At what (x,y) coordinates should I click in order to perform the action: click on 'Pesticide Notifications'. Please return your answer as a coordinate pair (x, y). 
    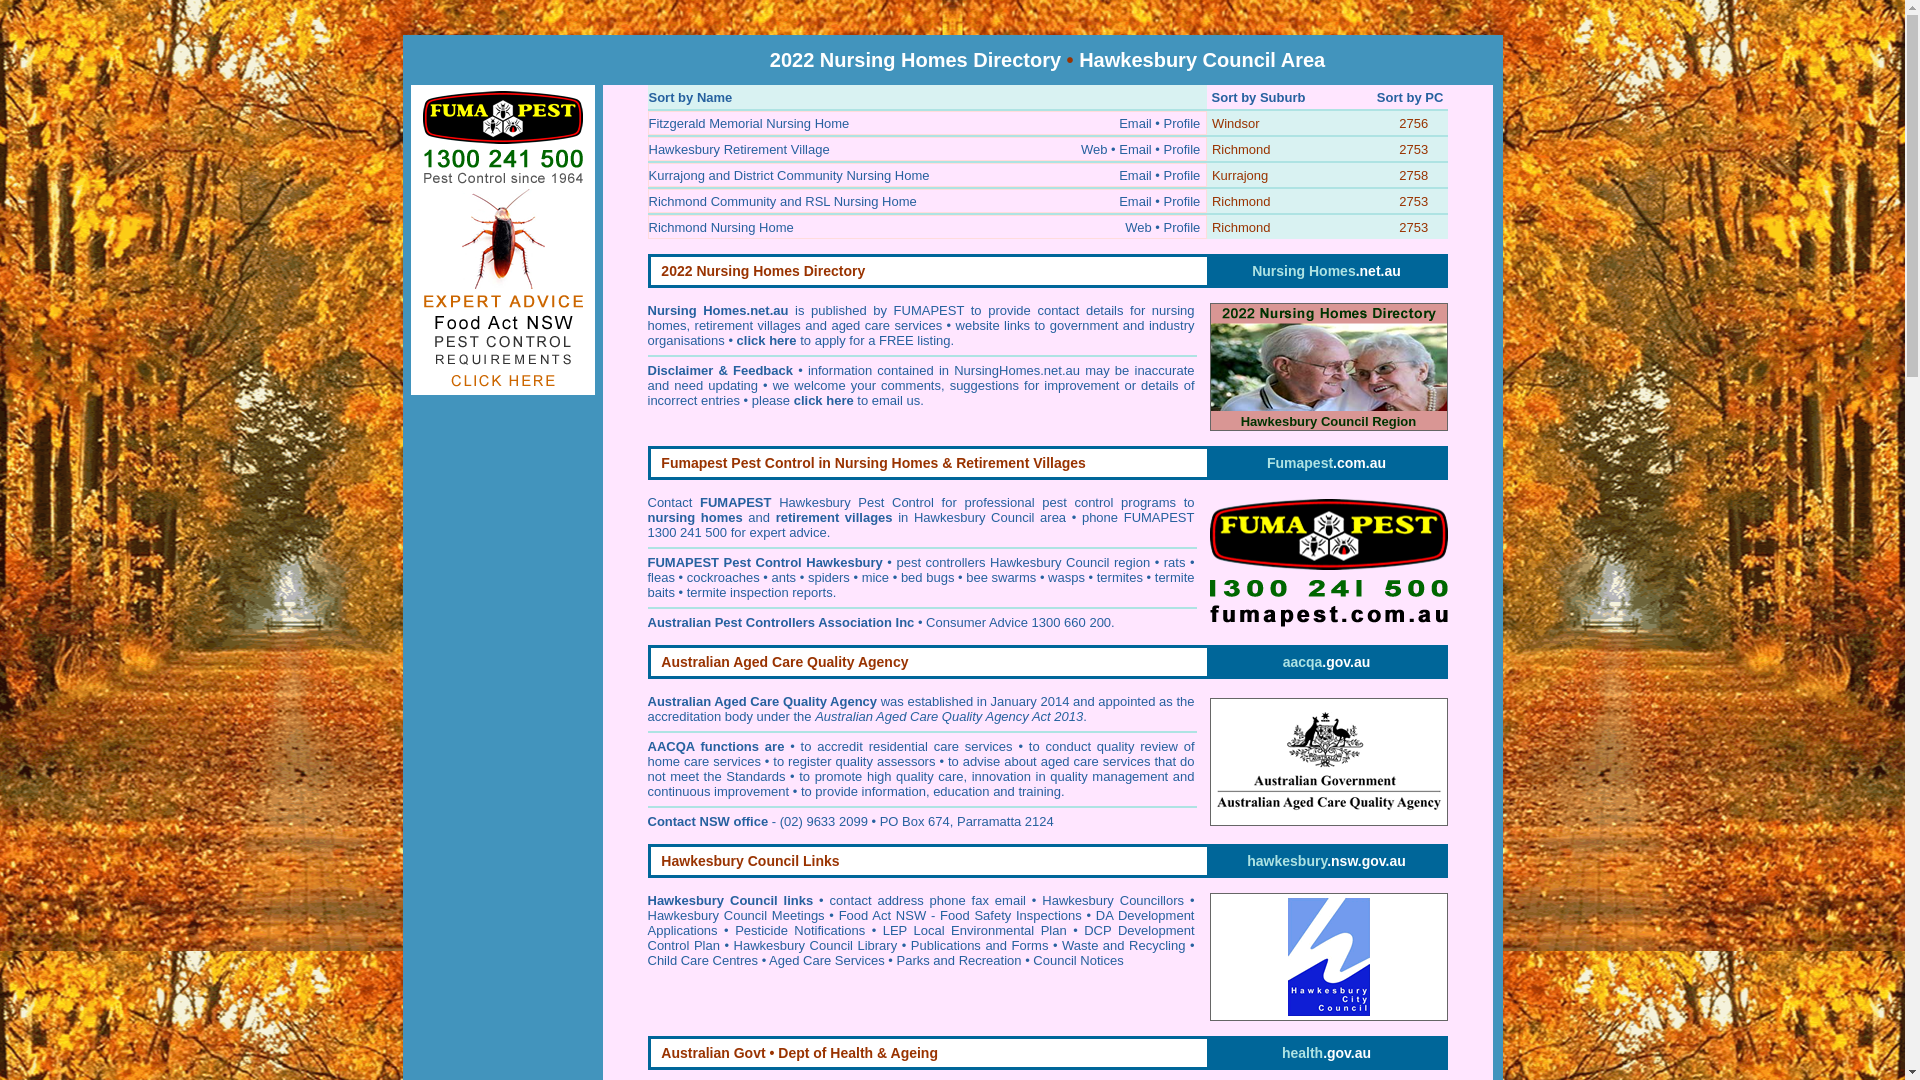
    Looking at the image, I should click on (800, 930).